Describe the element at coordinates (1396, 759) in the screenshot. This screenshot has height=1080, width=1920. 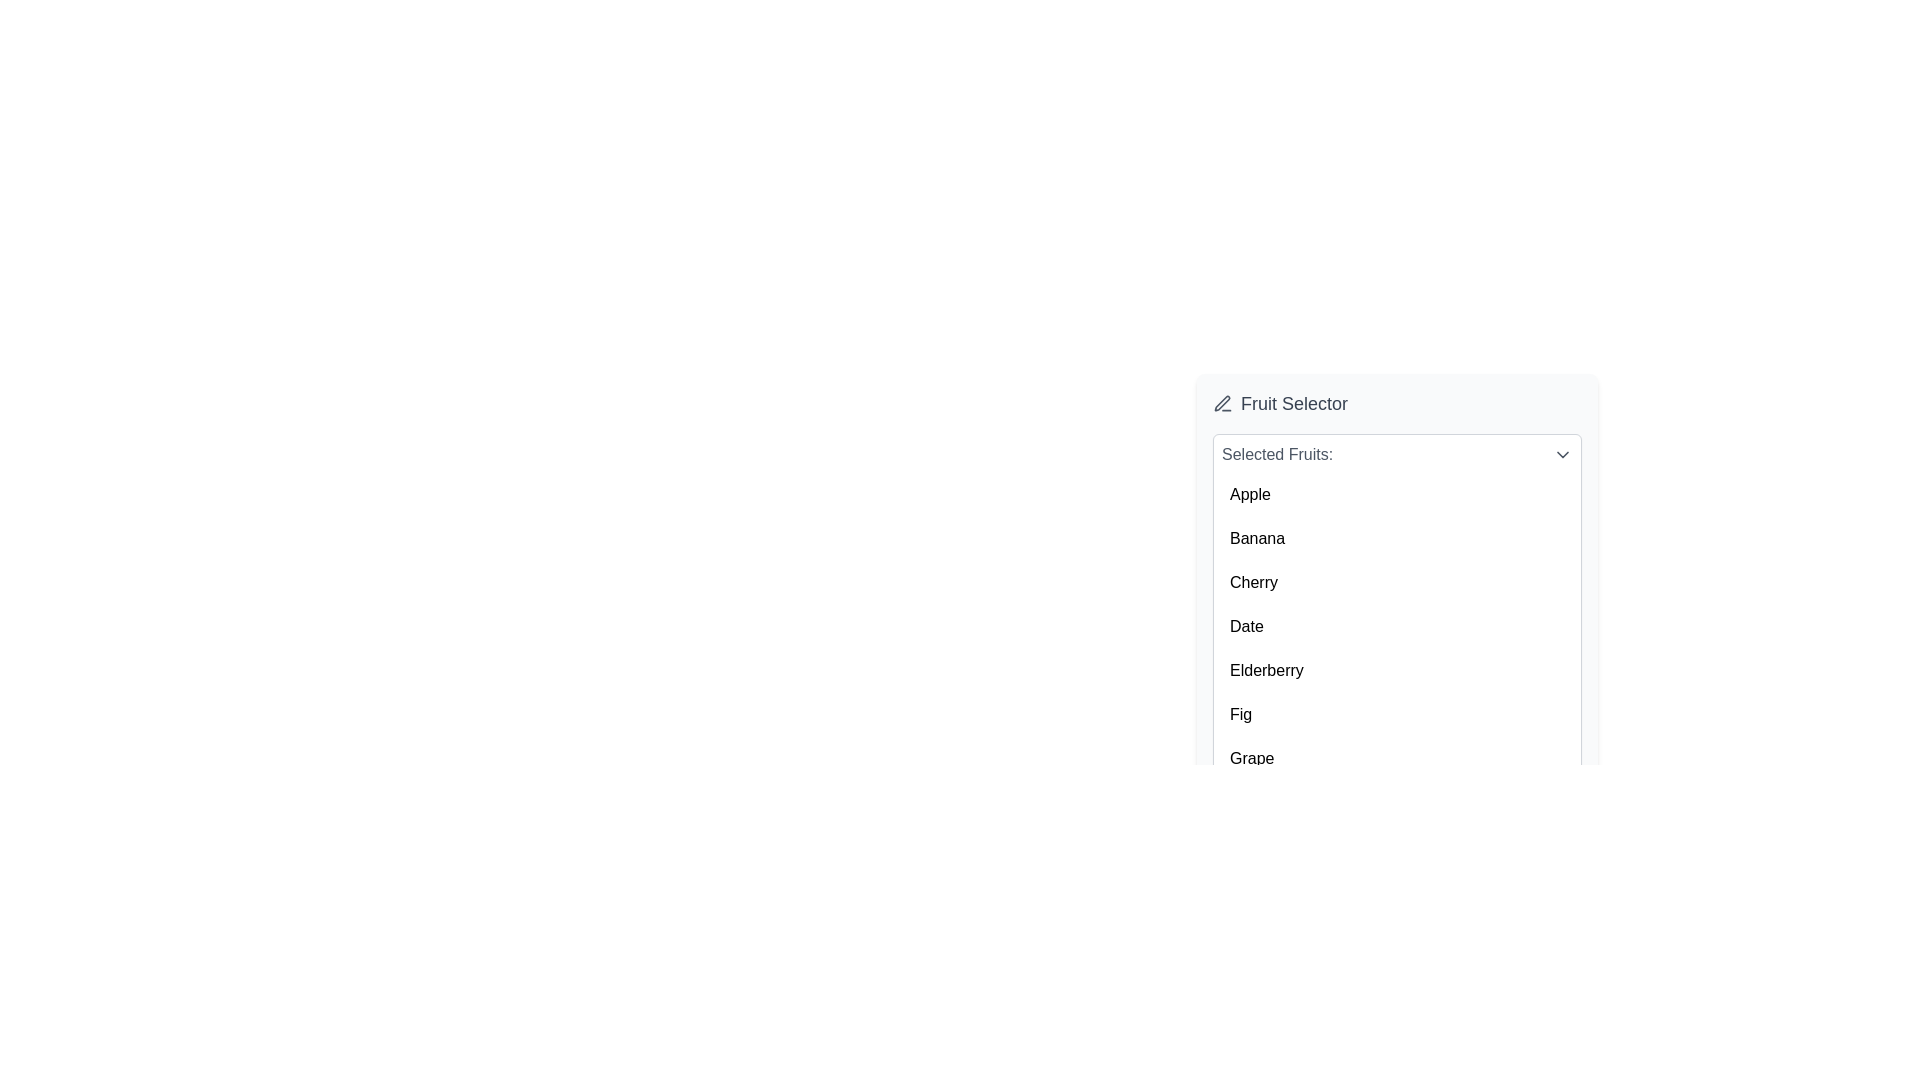
I see `the seventh list item in the vertical selection list of fruit items` at that location.